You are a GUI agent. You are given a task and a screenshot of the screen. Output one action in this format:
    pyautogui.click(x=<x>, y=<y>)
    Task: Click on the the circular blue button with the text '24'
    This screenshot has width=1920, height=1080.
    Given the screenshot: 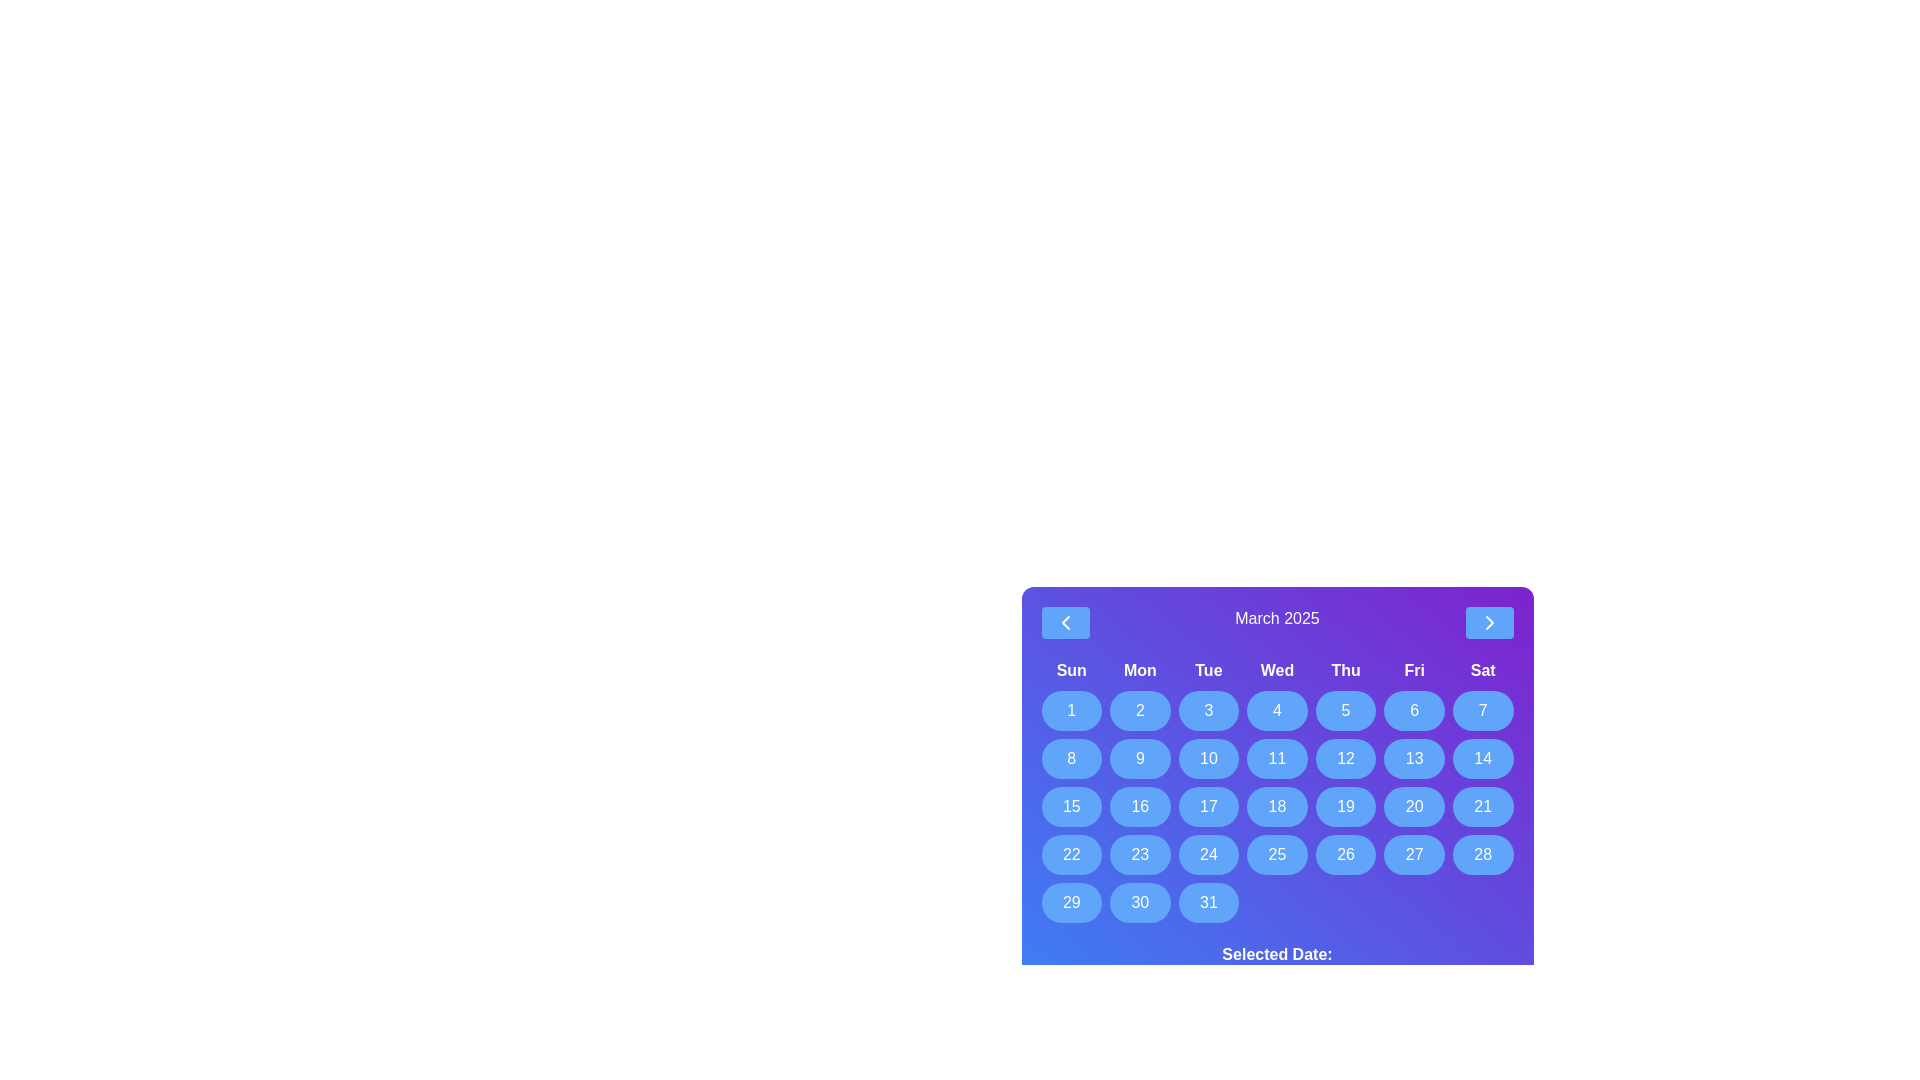 What is the action you would take?
    pyautogui.click(x=1207, y=855)
    